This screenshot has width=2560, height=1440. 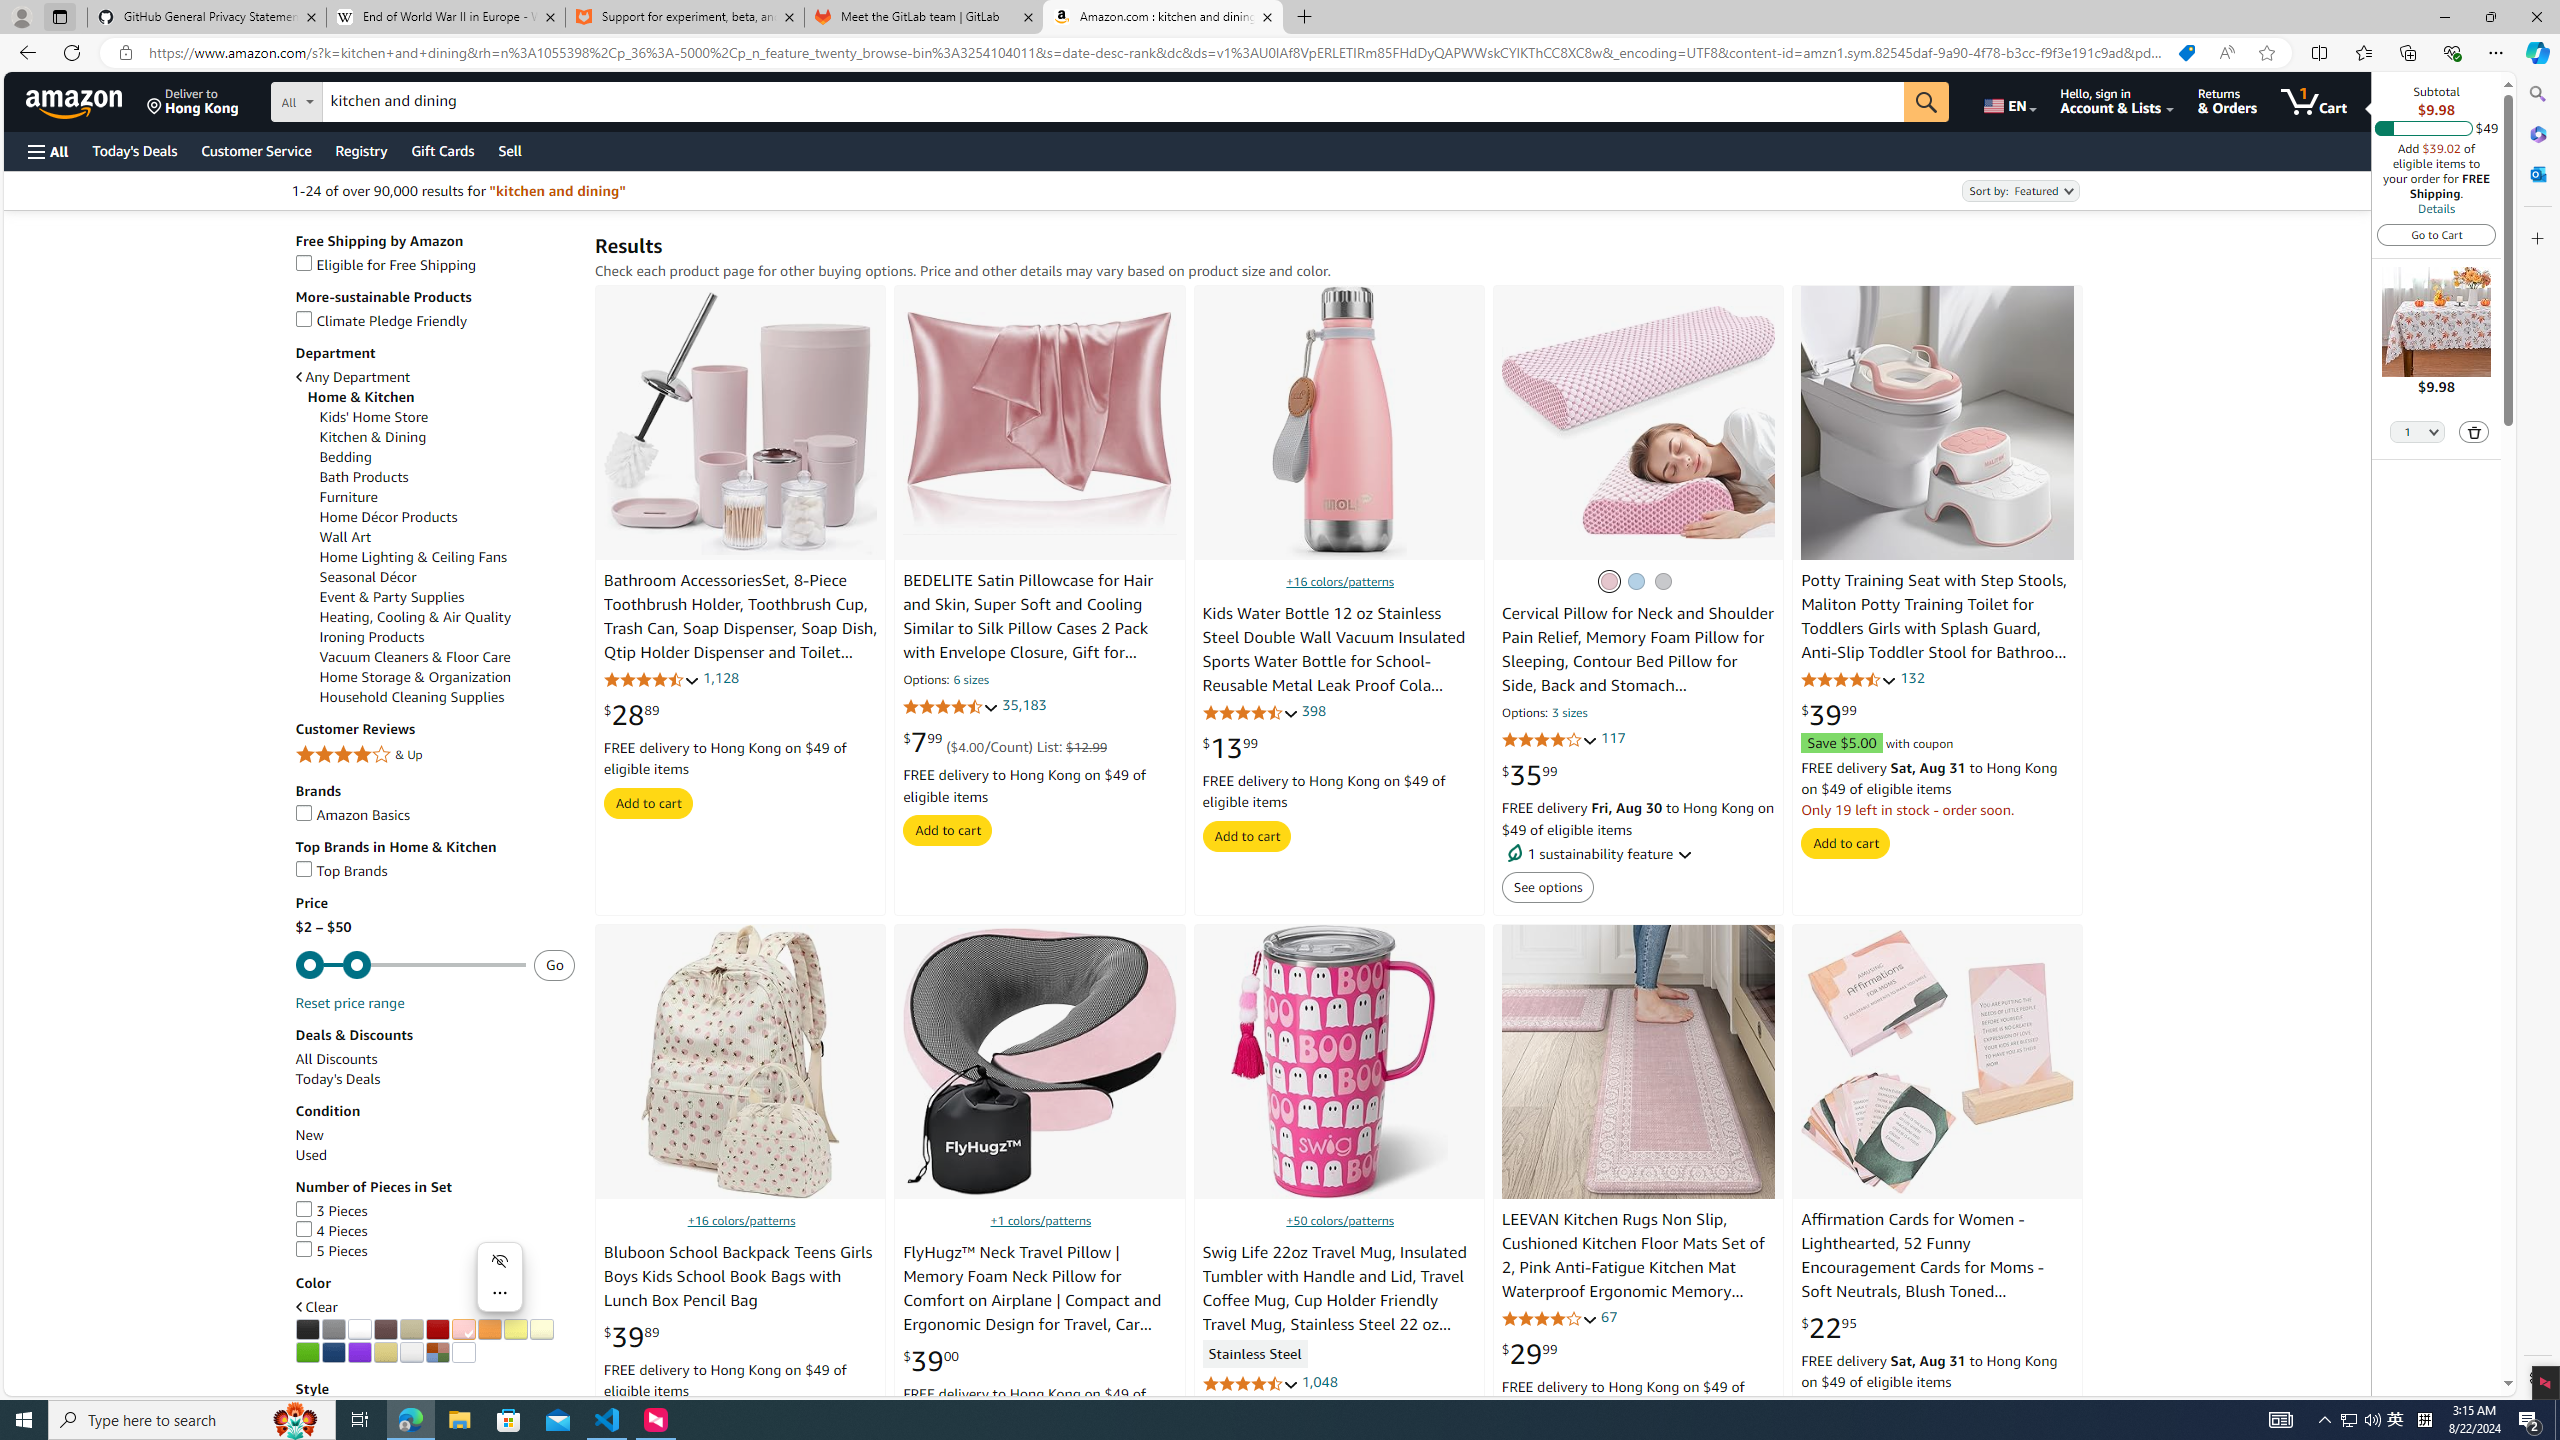 What do you see at coordinates (306, 1328) in the screenshot?
I see `'Black'` at bounding box center [306, 1328].